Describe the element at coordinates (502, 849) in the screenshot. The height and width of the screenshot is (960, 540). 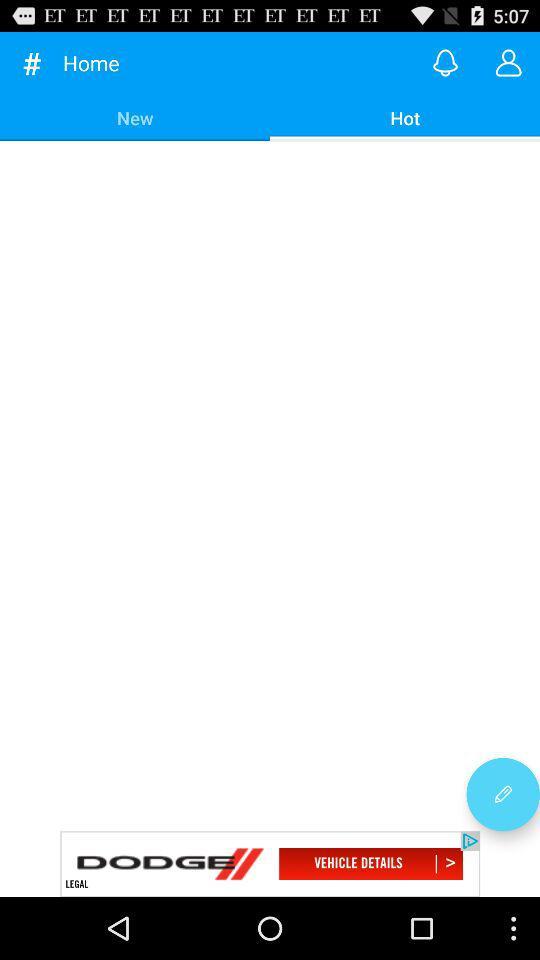
I see `the edit icon` at that location.